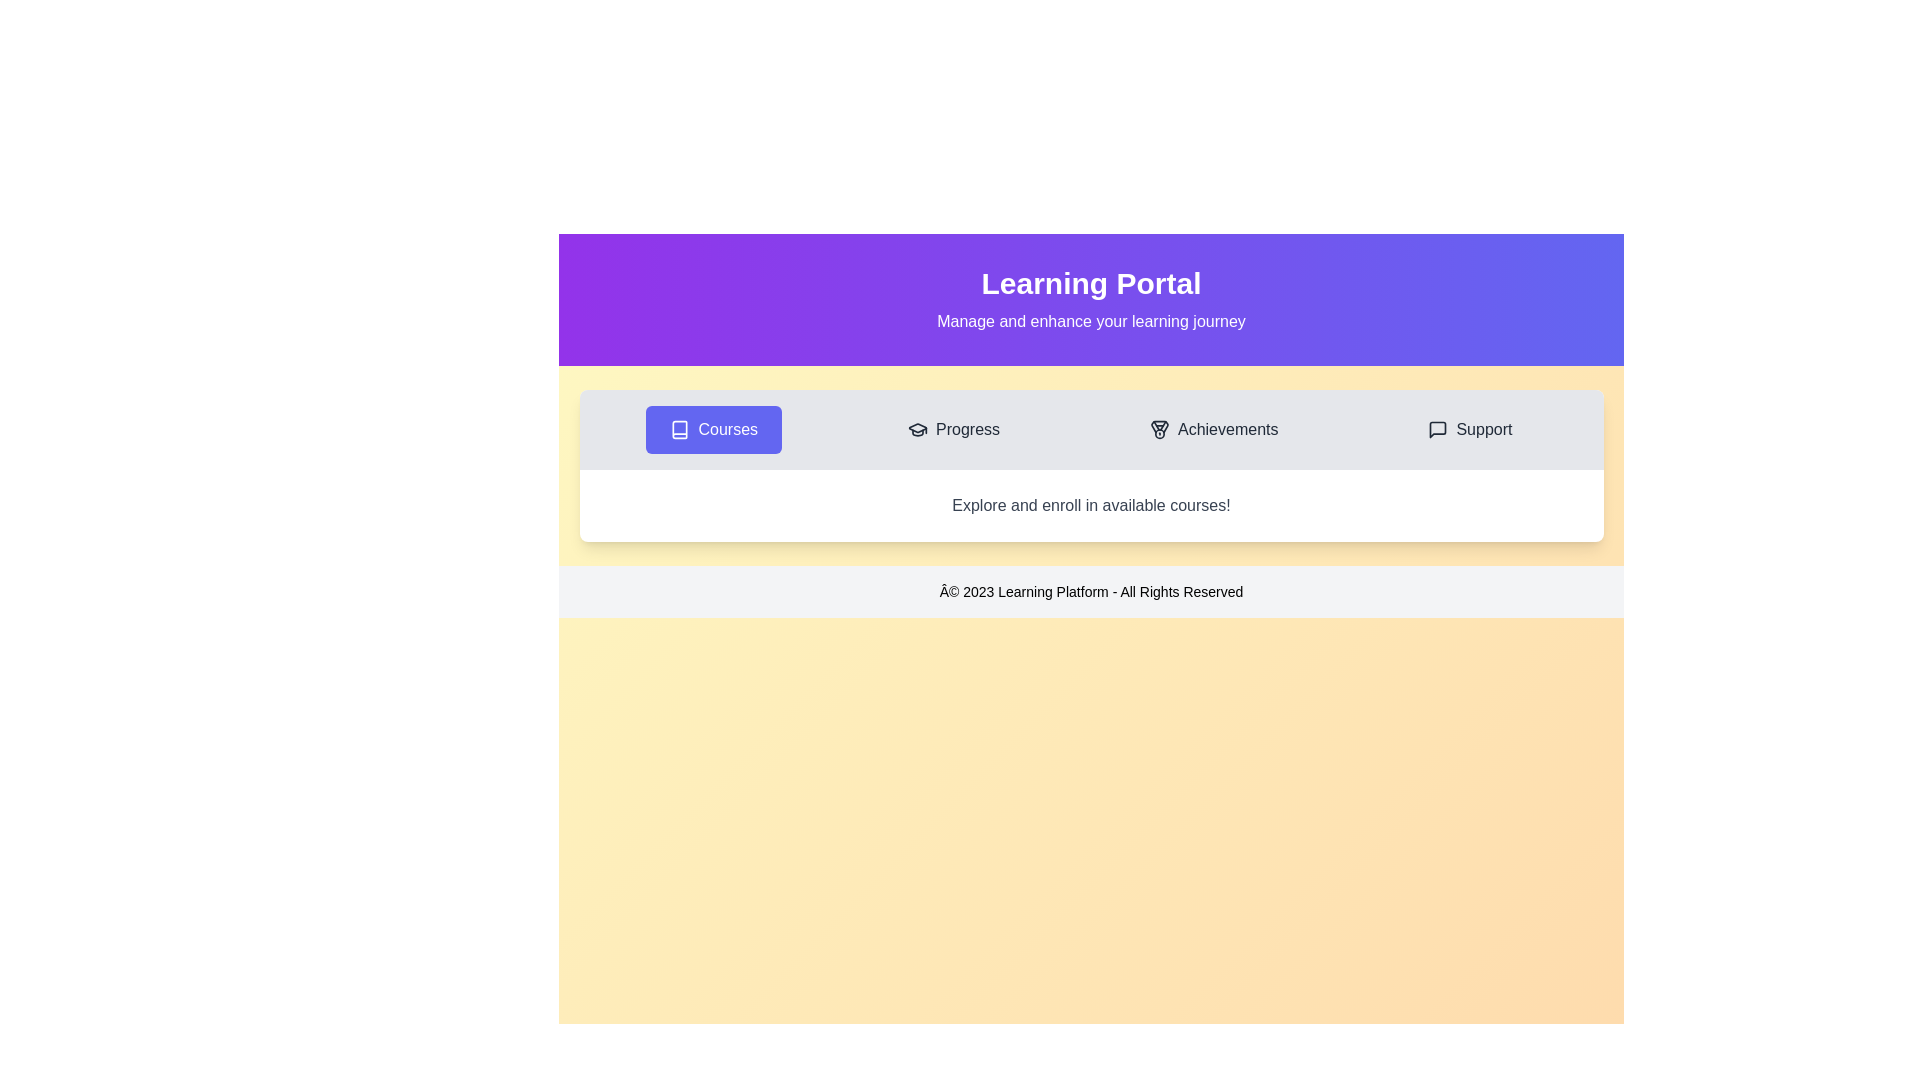 The width and height of the screenshot is (1920, 1080). Describe the element at coordinates (1160, 428) in the screenshot. I see `the achievements icon, which is the first visual element within the 'Achievements' button, located in the horizontal navigation bar between the 'Progress' and 'Support' buttons` at that location.